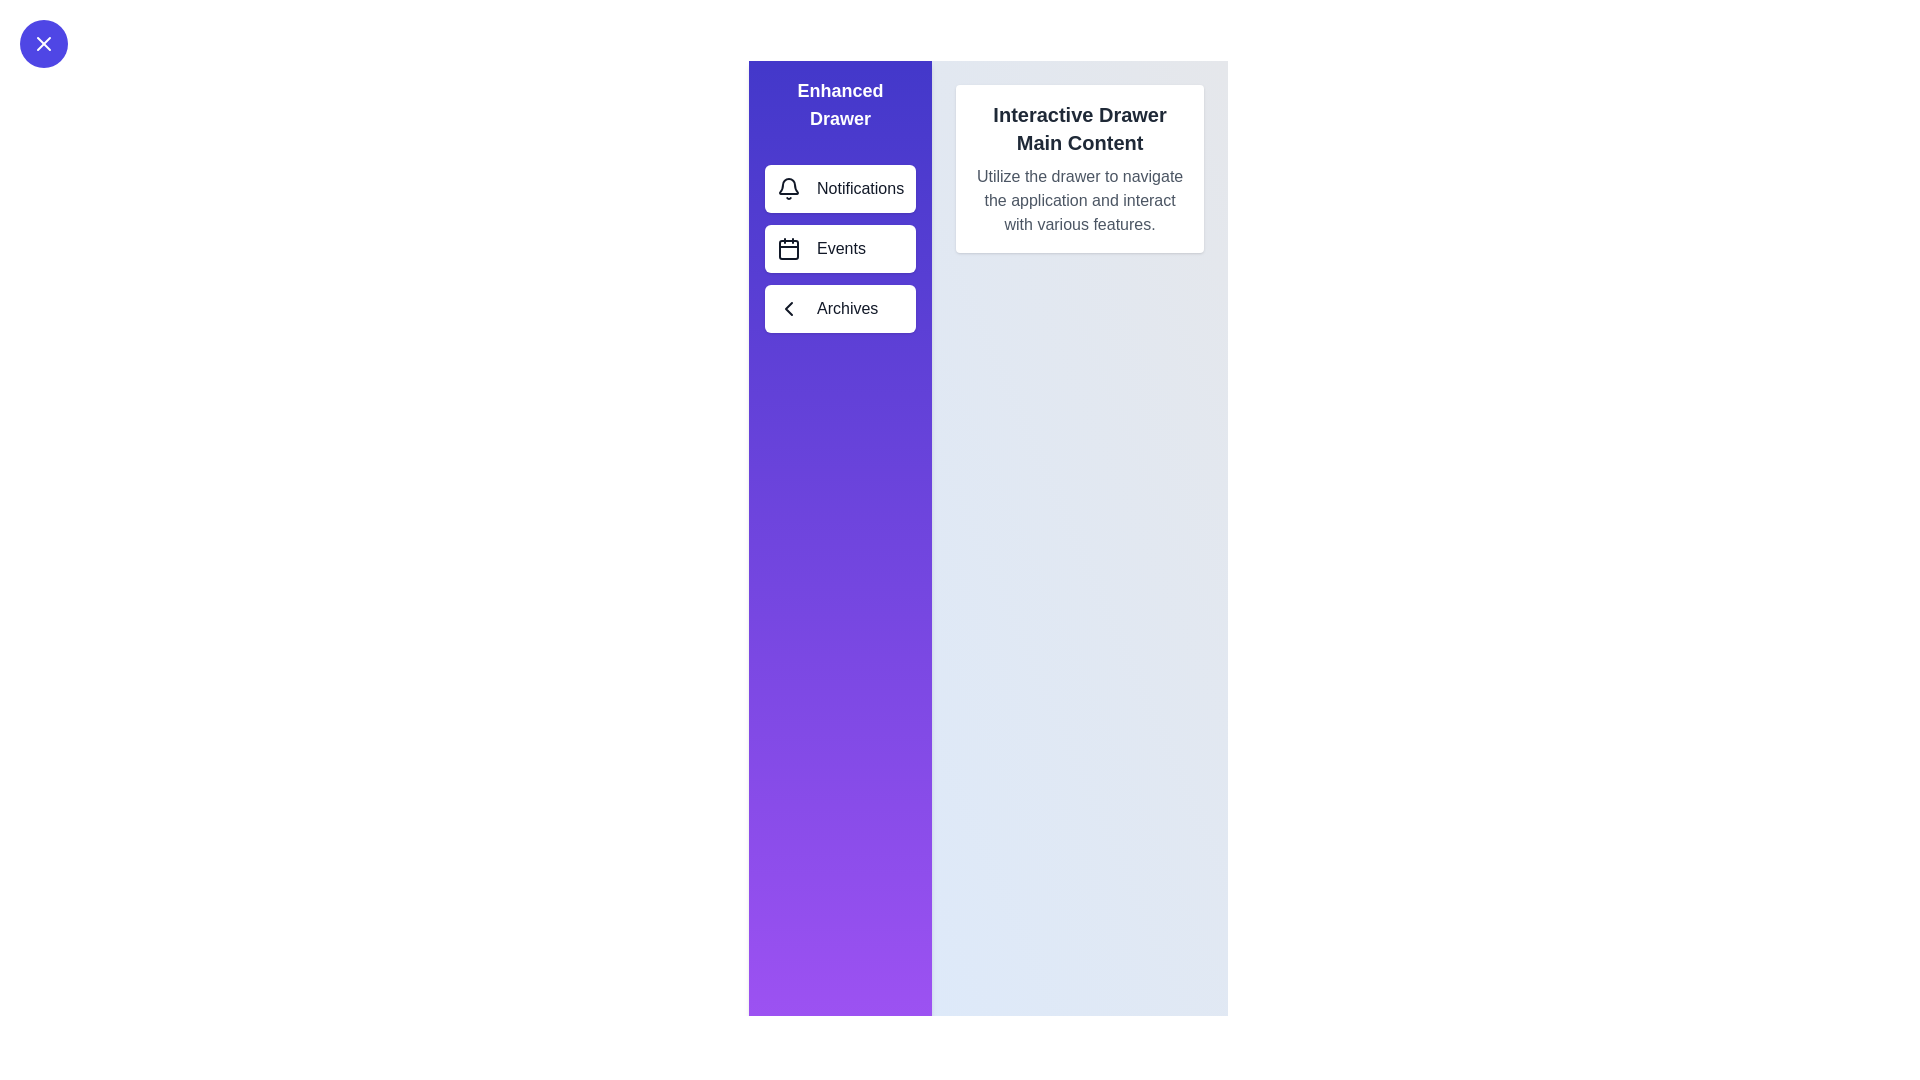  I want to click on the menu item labeled Archives, so click(840, 308).